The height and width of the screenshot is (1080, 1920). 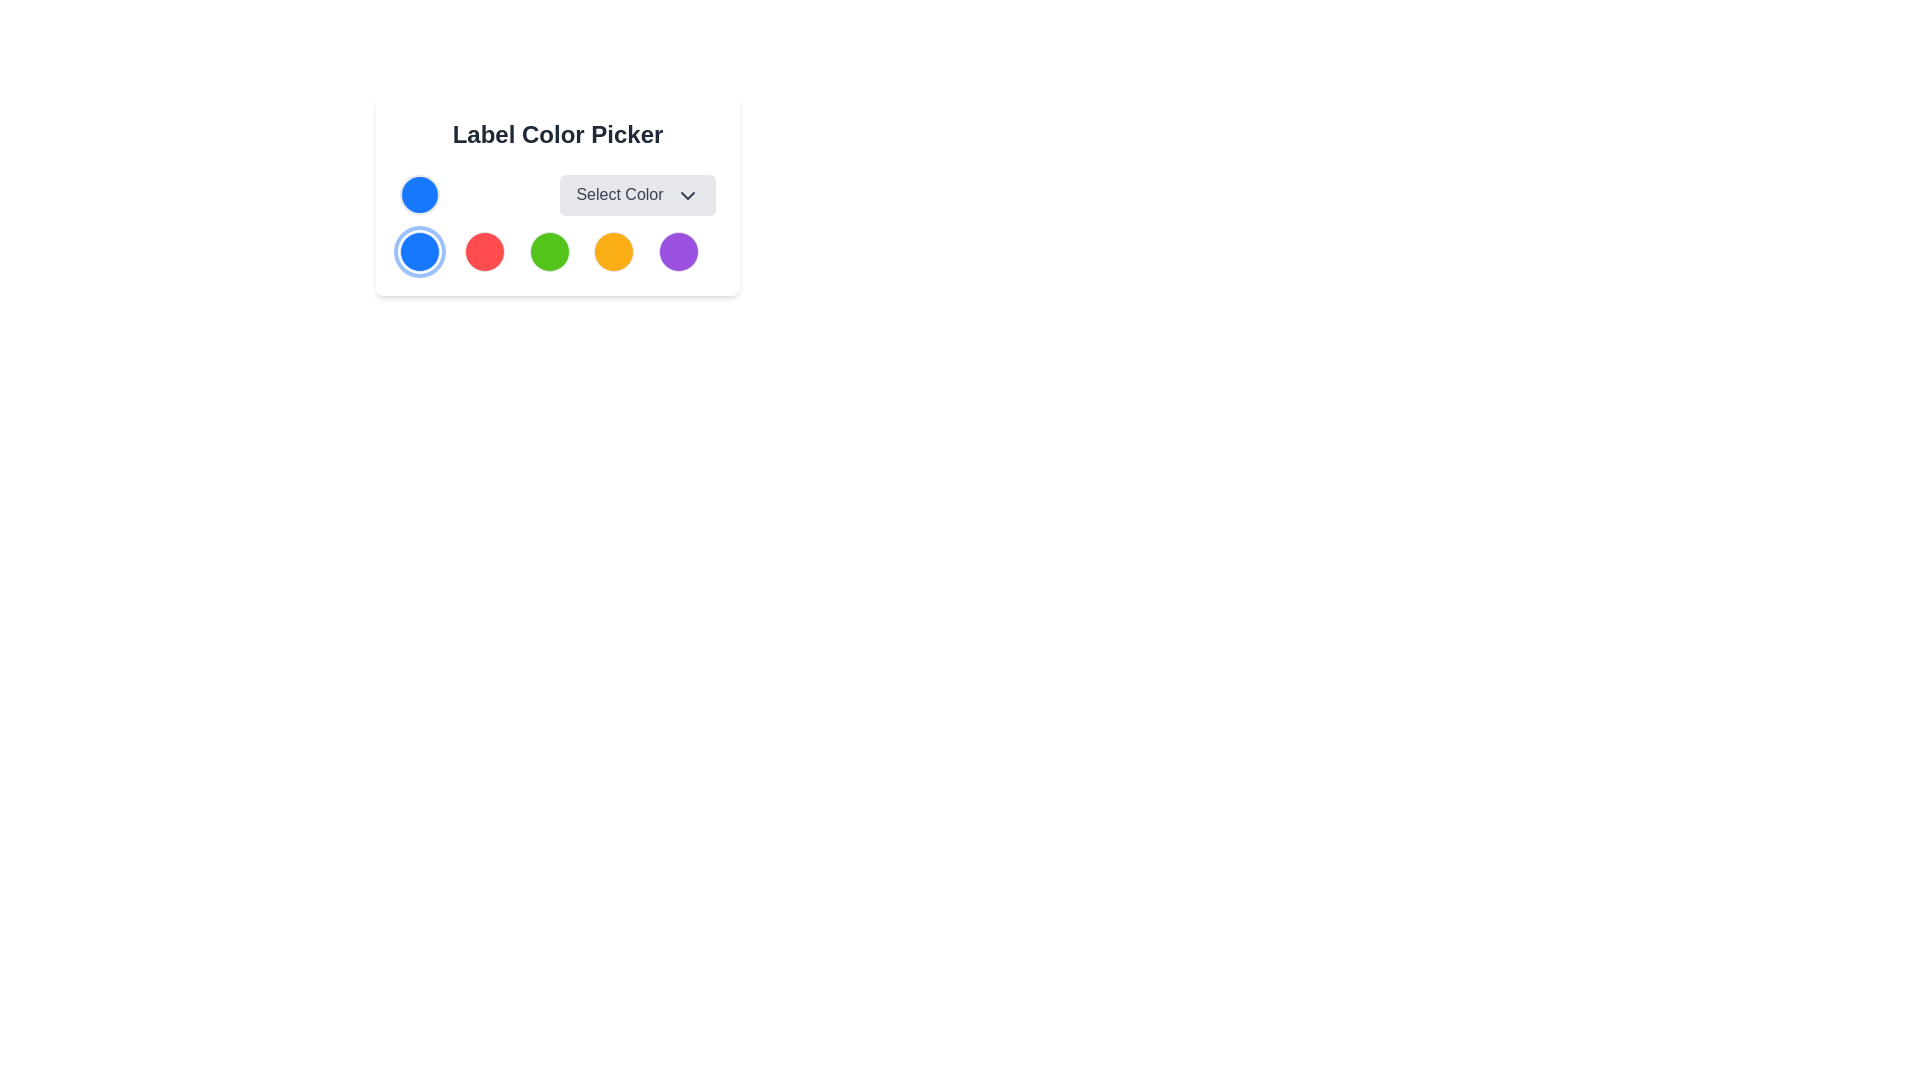 What do you see at coordinates (687, 195) in the screenshot?
I see `the chevron-down icon located at the top-right side of the 'Select Color' button` at bounding box center [687, 195].